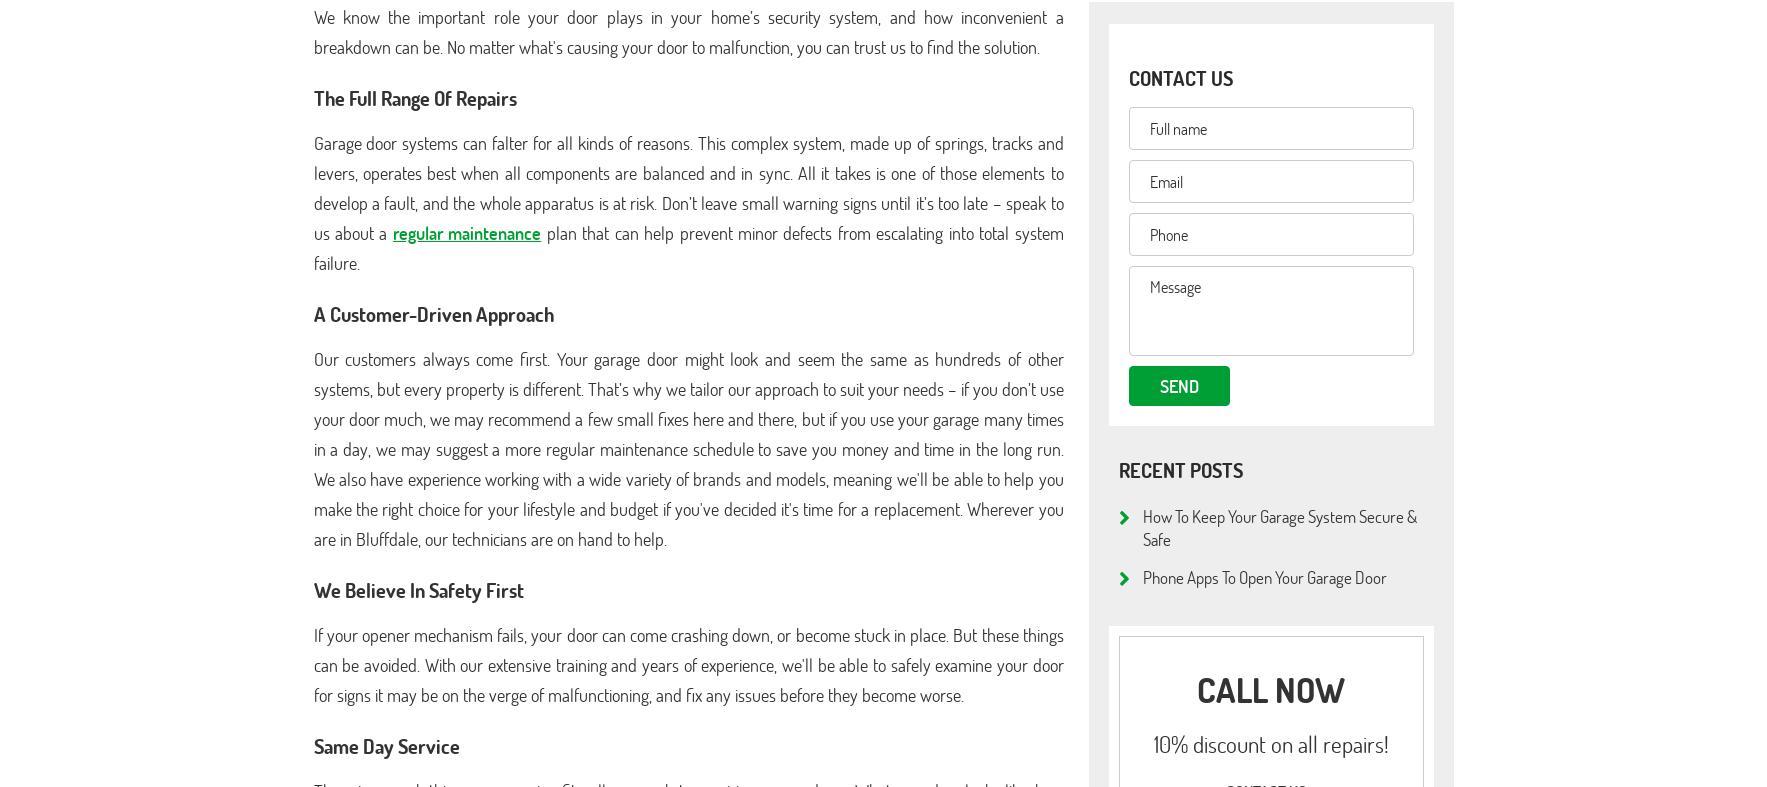 The image size is (1767, 787). Describe the element at coordinates (312, 31) in the screenshot. I see `'We know the important role your door plays in your home’s security system, and how inconvenient a breakdown can be. No matter what's causing your door to malfunction, you can trust us to find the solution.'` at that location.